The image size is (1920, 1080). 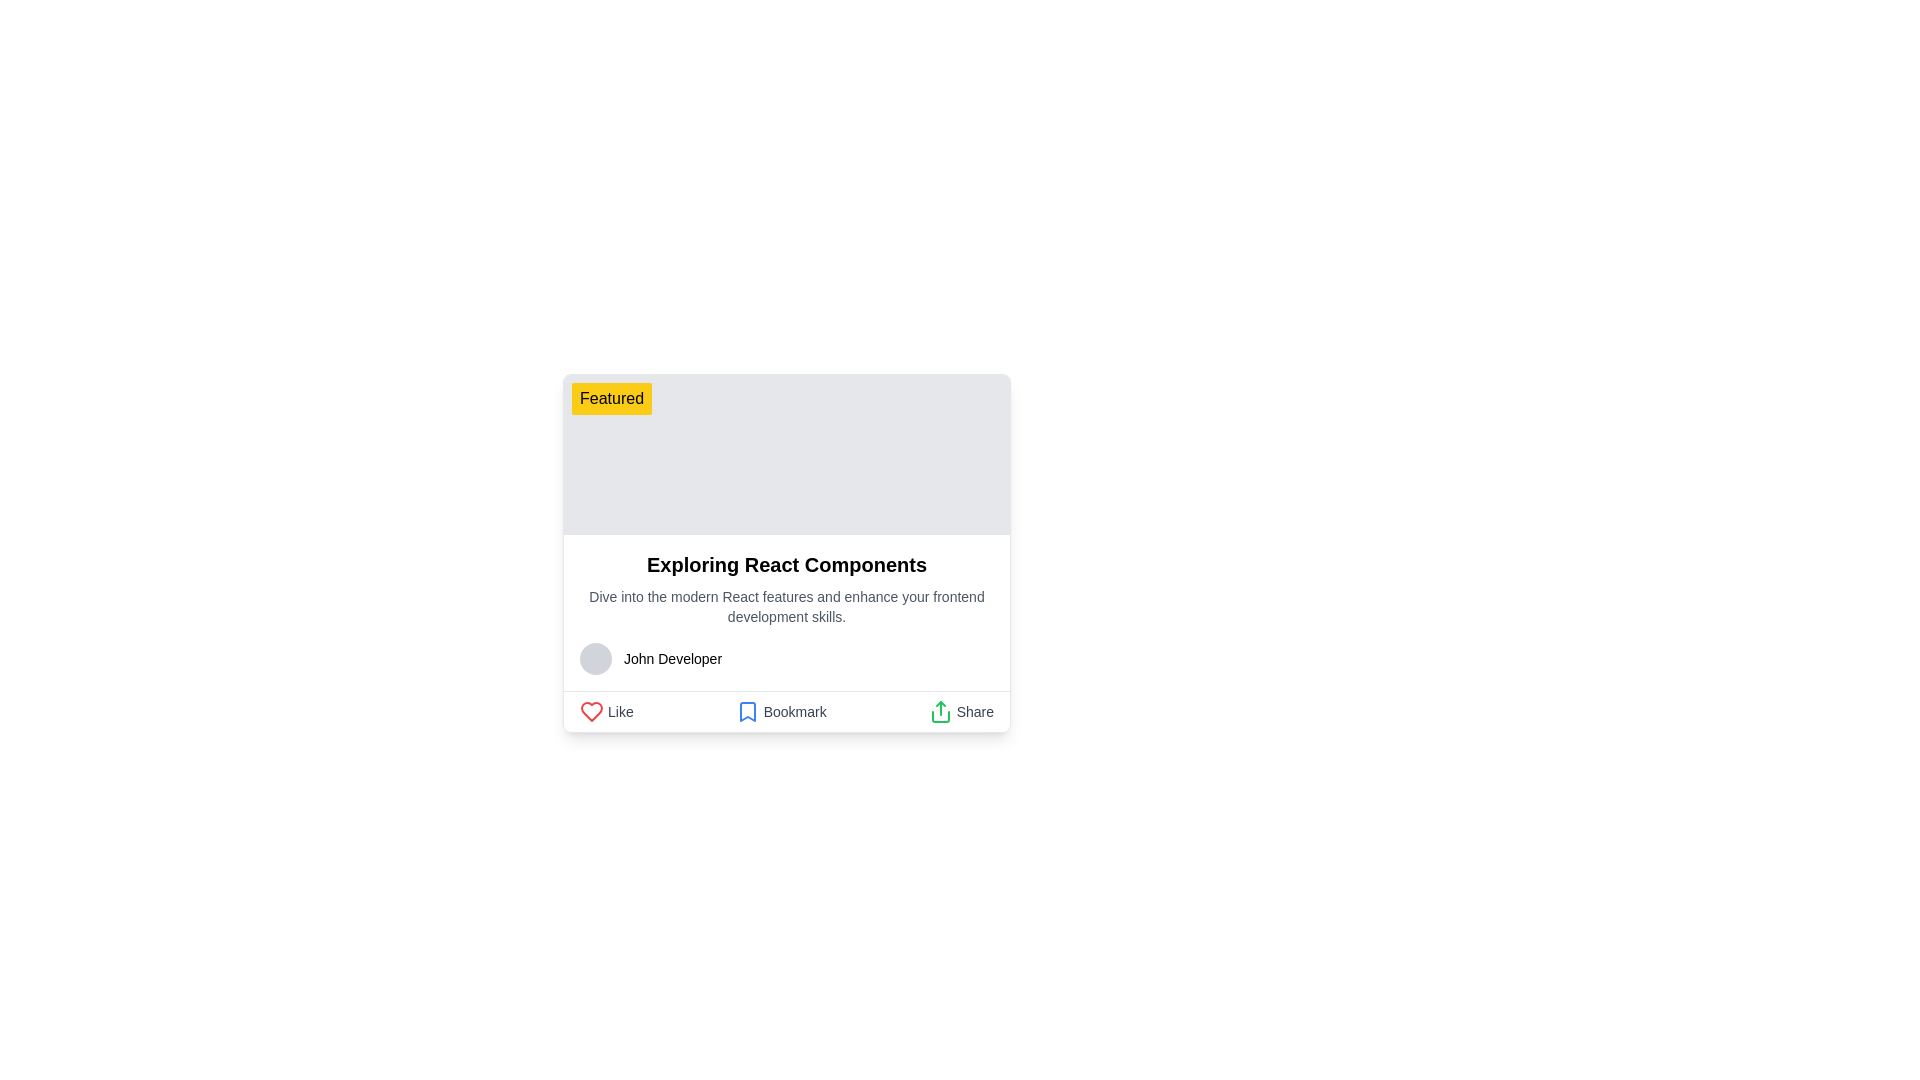 What do you see at coordinates (786, 564) in the screenshot?
I see `the prominent text headline 'Exploring React Components.'` at bounding box center [786, 564].